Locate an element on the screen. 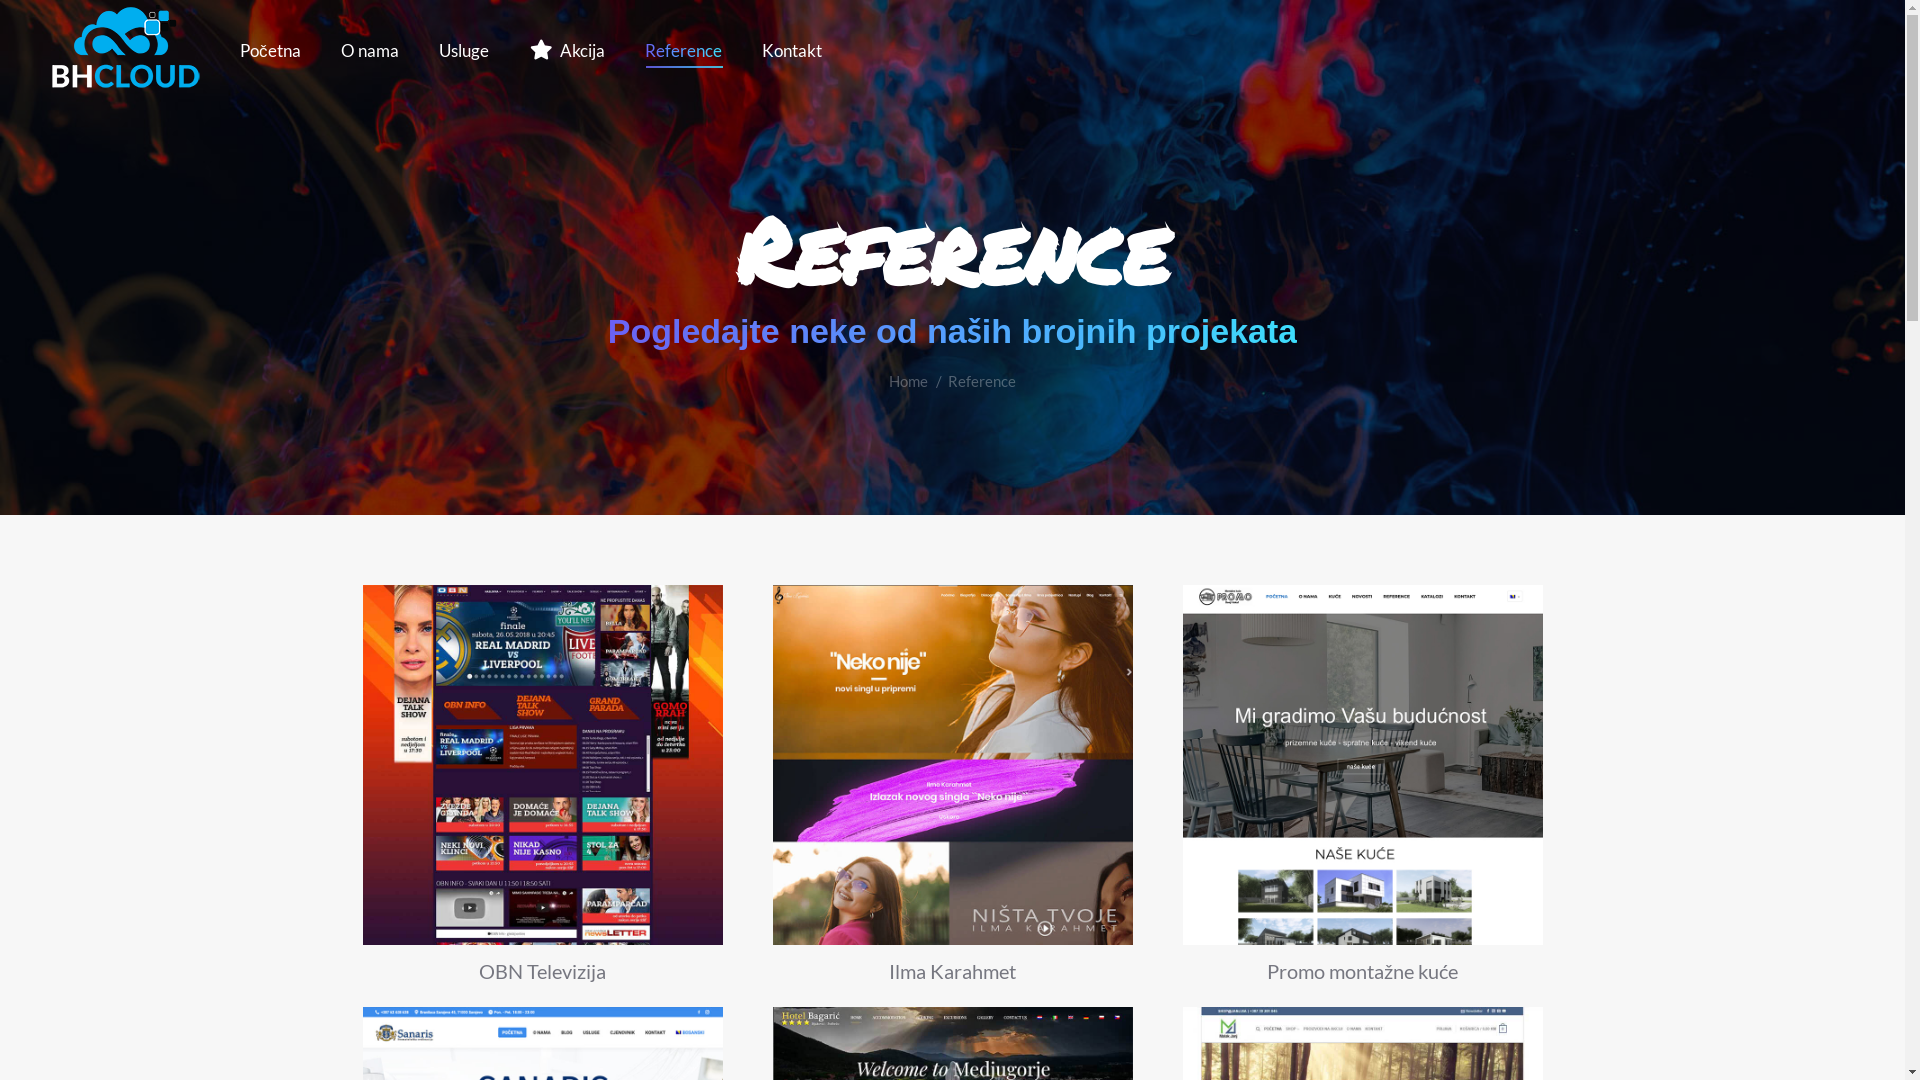 The width and height of the screenshot is (1920, 1080). 'Usluge' is located at coordinates (436, 49).